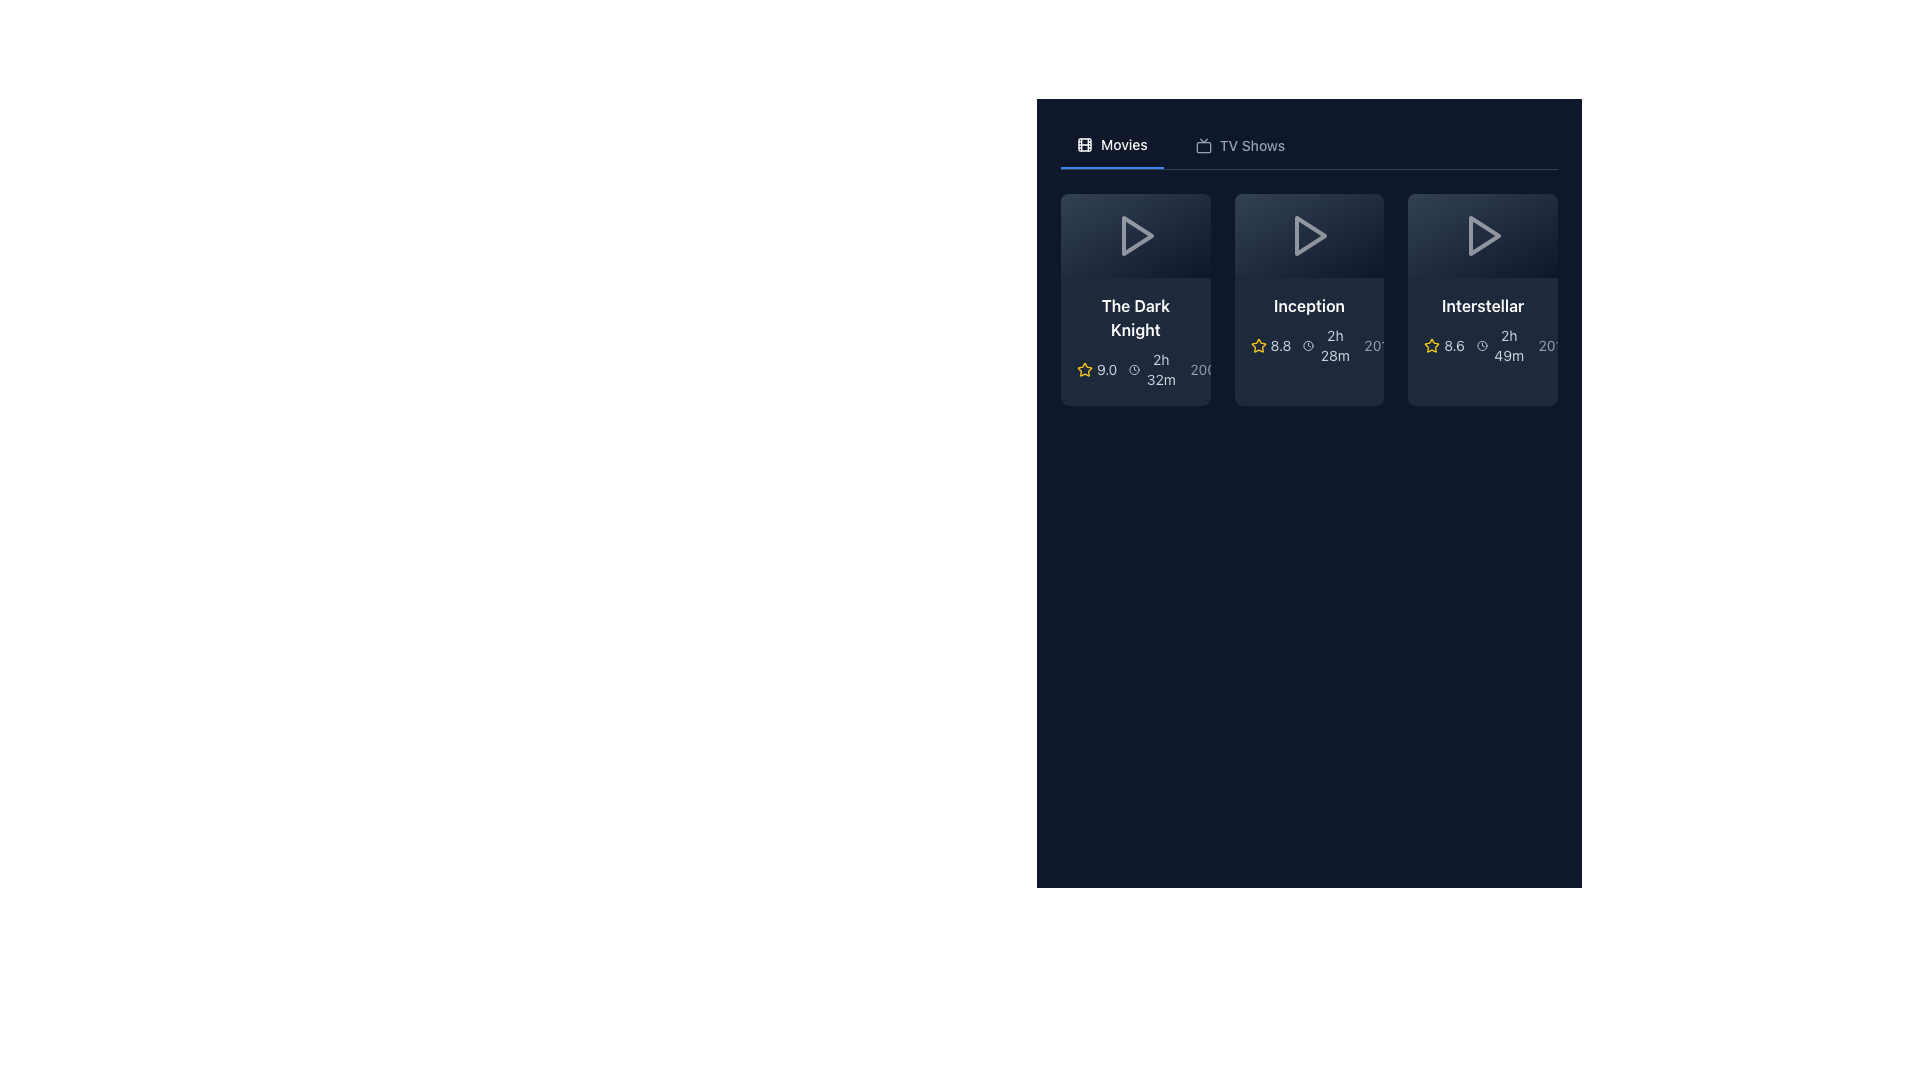 This screenshot has height=1080, width=1920. Describe the element at coordinates (1096, 370) in the screenshot. I see `the numerical rating text '9.0' located in the rating section of the first movie card, adjacent to the yellow star icon` at that location.